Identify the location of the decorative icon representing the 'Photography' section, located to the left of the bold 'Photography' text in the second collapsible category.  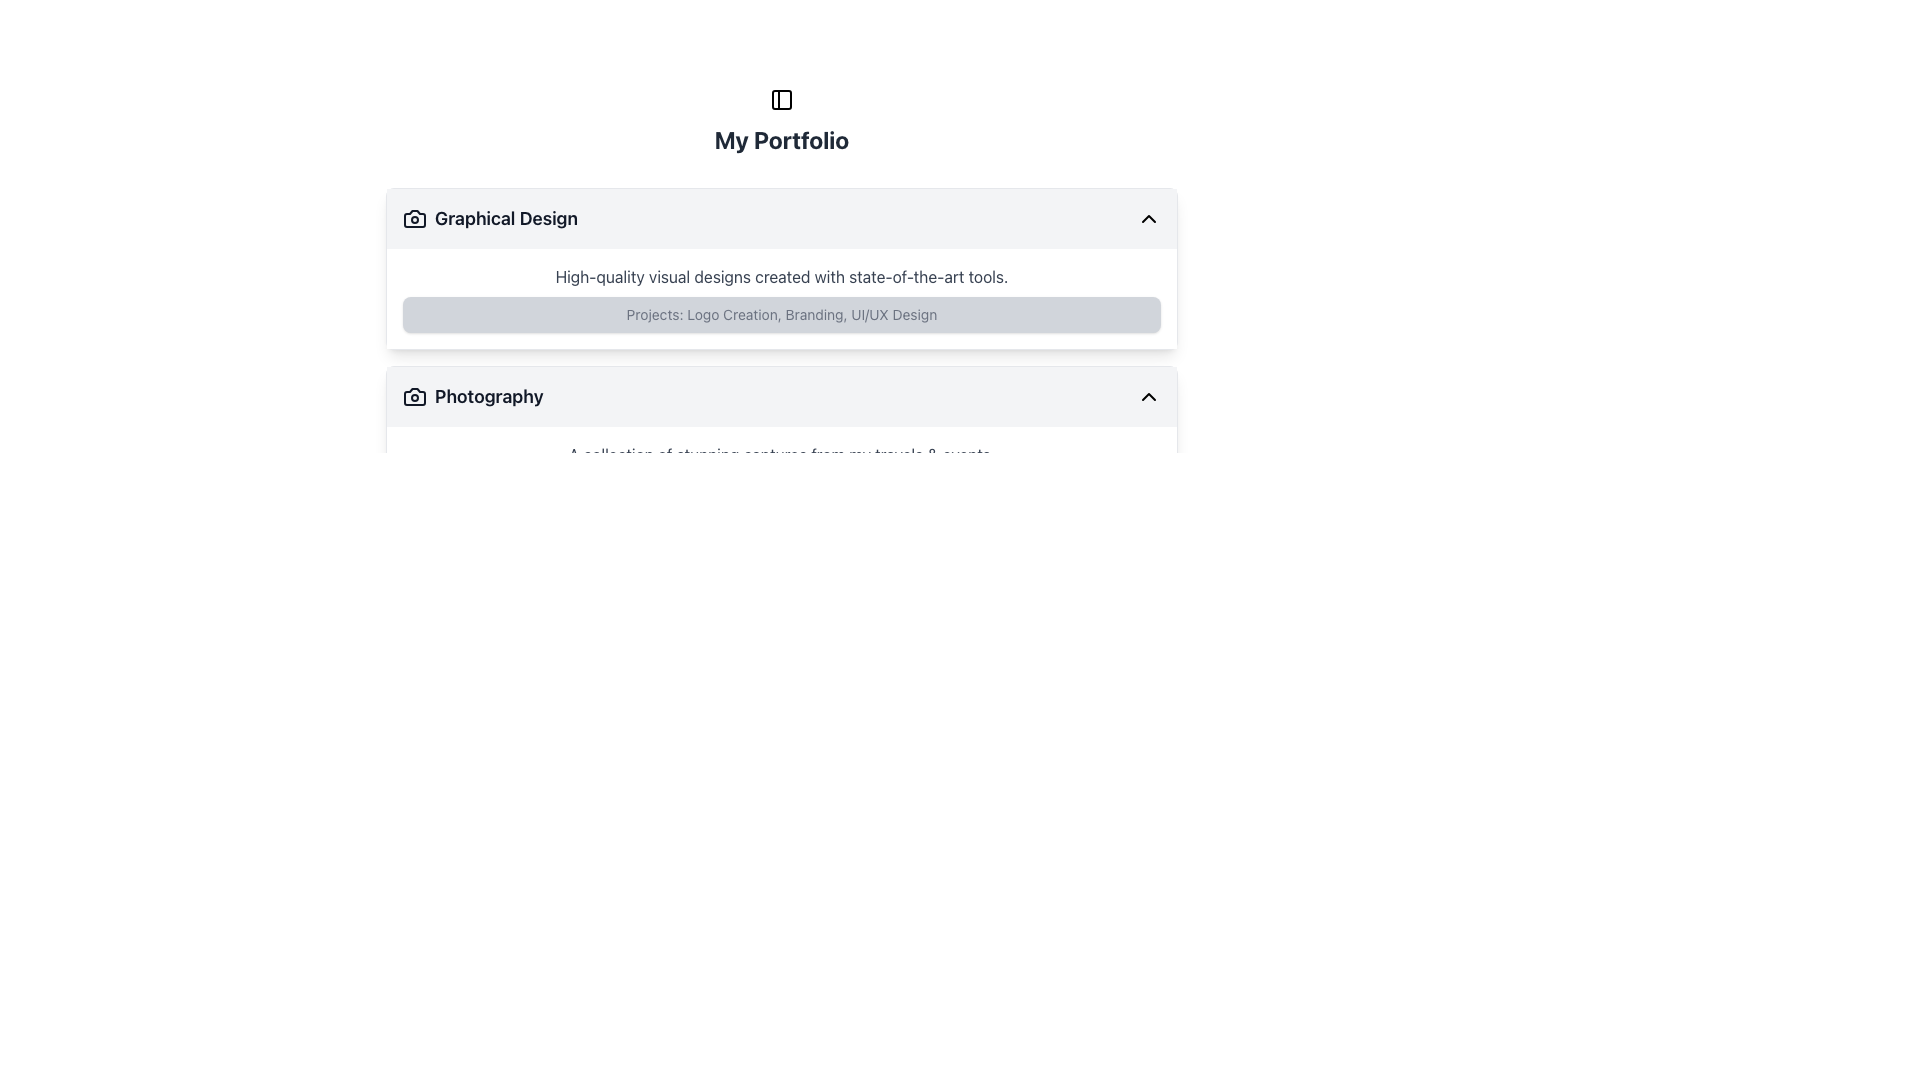
(413, 397).